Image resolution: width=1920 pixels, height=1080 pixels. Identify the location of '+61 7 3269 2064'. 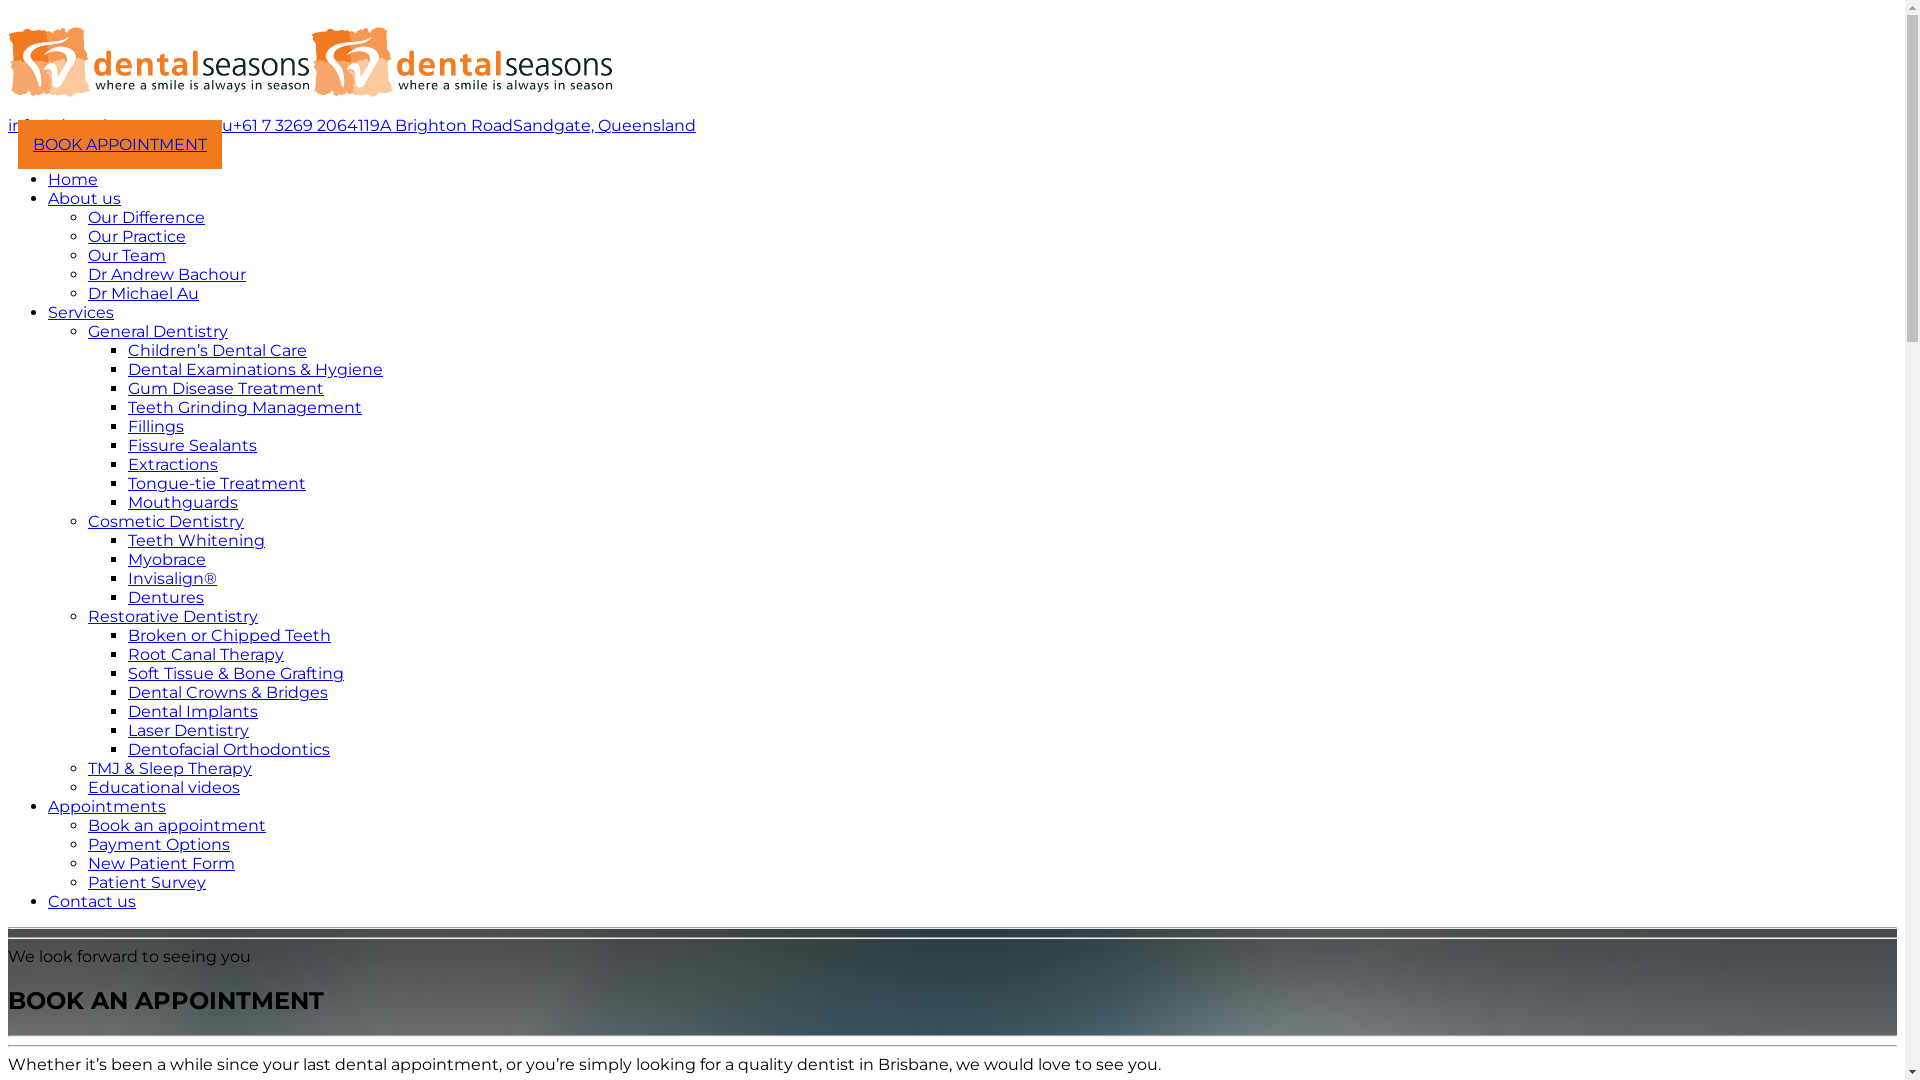
(294, 125).